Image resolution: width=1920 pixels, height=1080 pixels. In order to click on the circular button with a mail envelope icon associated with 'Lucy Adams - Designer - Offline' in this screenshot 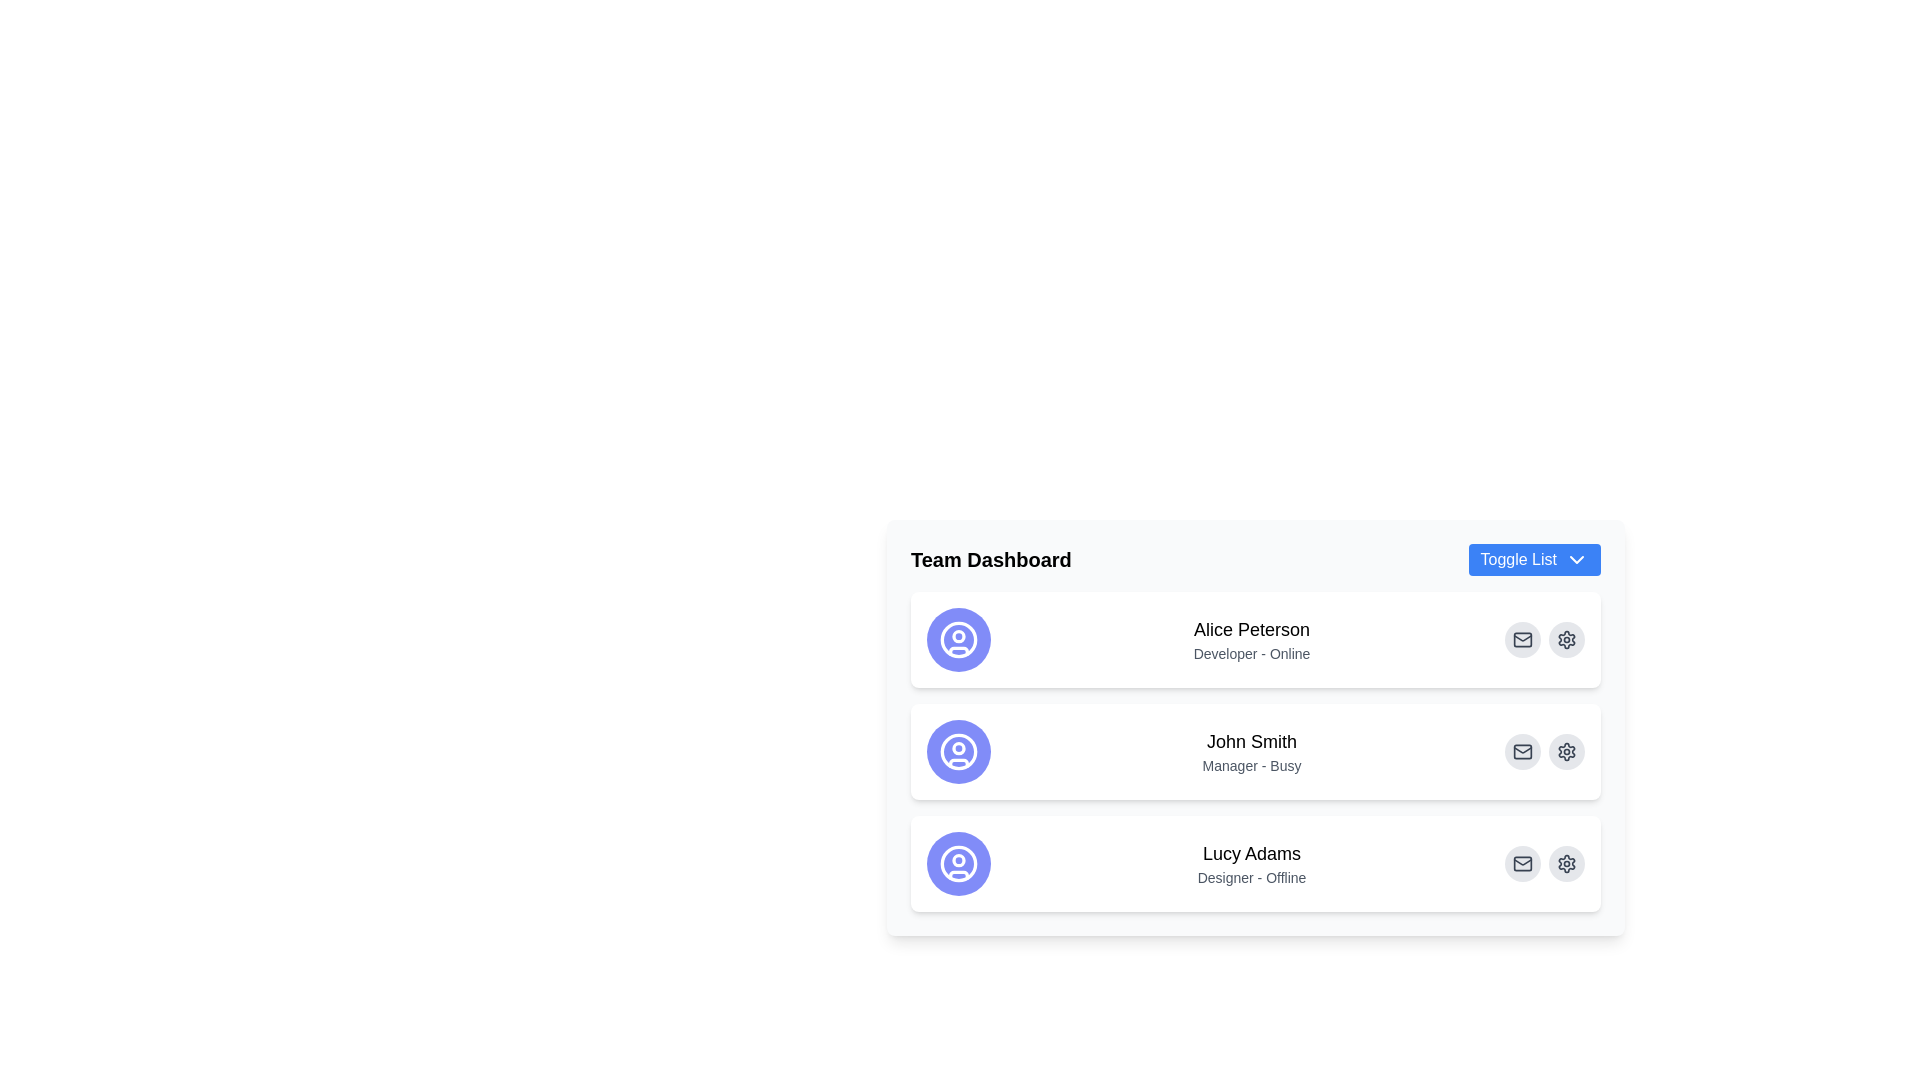, I will do `click(1521, 863)`.